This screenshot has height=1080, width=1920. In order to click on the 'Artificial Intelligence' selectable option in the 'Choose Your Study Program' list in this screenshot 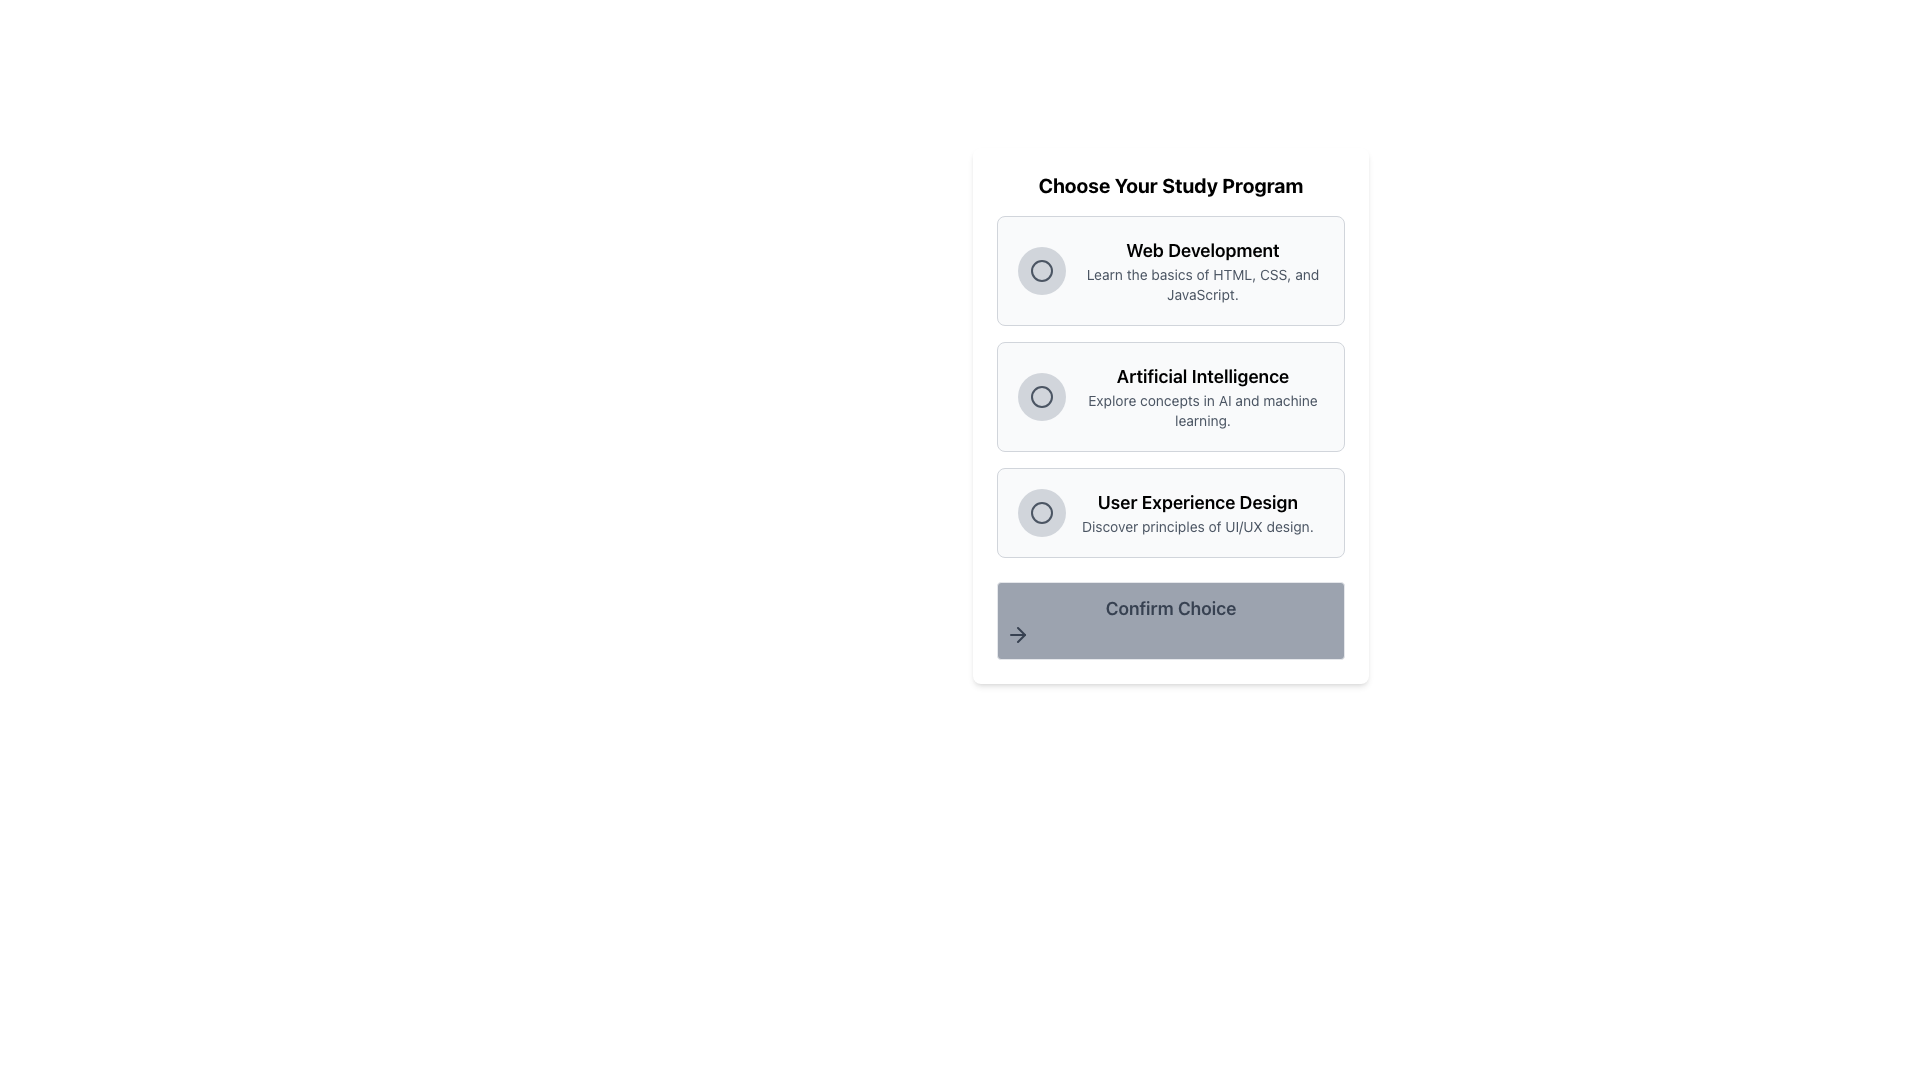, I will do `click(1171, 415)`.